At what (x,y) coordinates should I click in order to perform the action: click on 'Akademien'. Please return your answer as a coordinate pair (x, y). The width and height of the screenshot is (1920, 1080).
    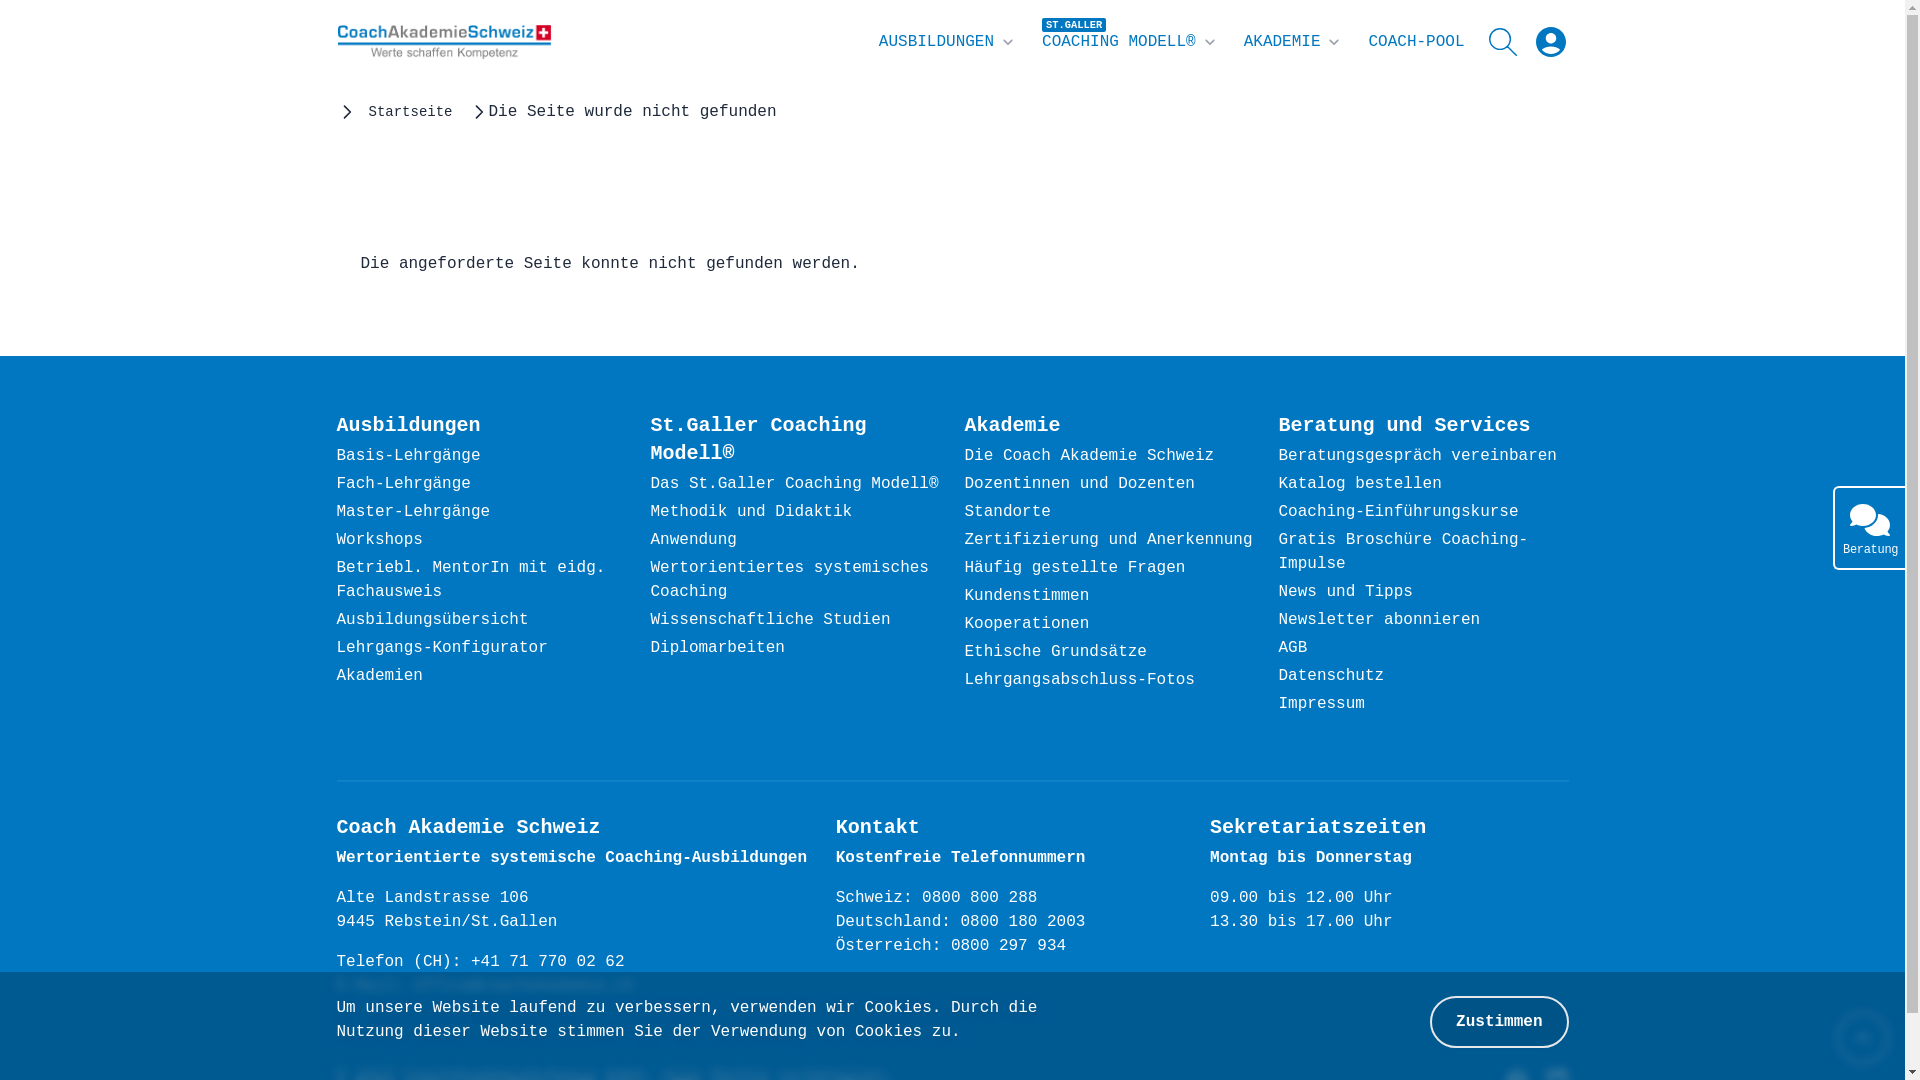
    Looking at the image, I should click on (379, 676).